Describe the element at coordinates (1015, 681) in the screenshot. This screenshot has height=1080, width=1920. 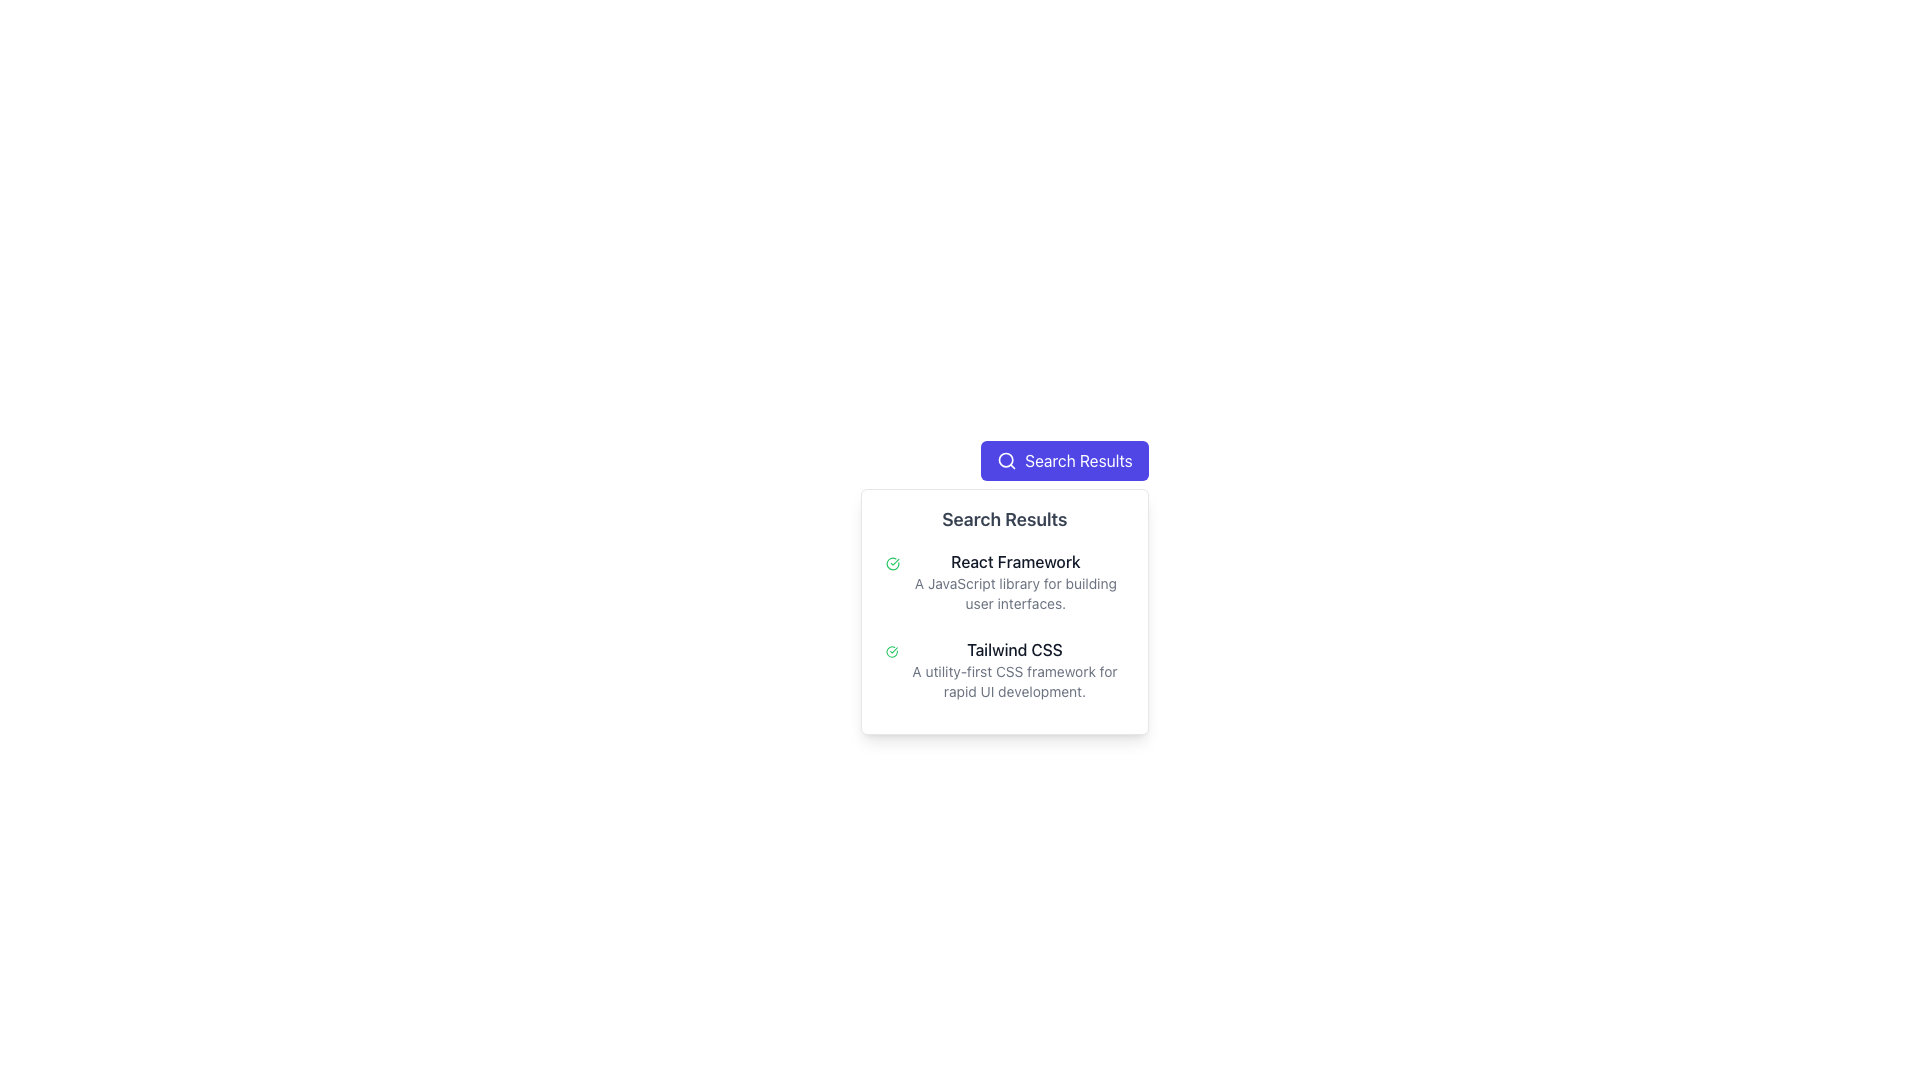
I see `descriptive subtitle text located immediately below the title 'Tailwind CSS' in the search results section, which explains the purpose of Tailwind CSS as a CSS framework` at that location.